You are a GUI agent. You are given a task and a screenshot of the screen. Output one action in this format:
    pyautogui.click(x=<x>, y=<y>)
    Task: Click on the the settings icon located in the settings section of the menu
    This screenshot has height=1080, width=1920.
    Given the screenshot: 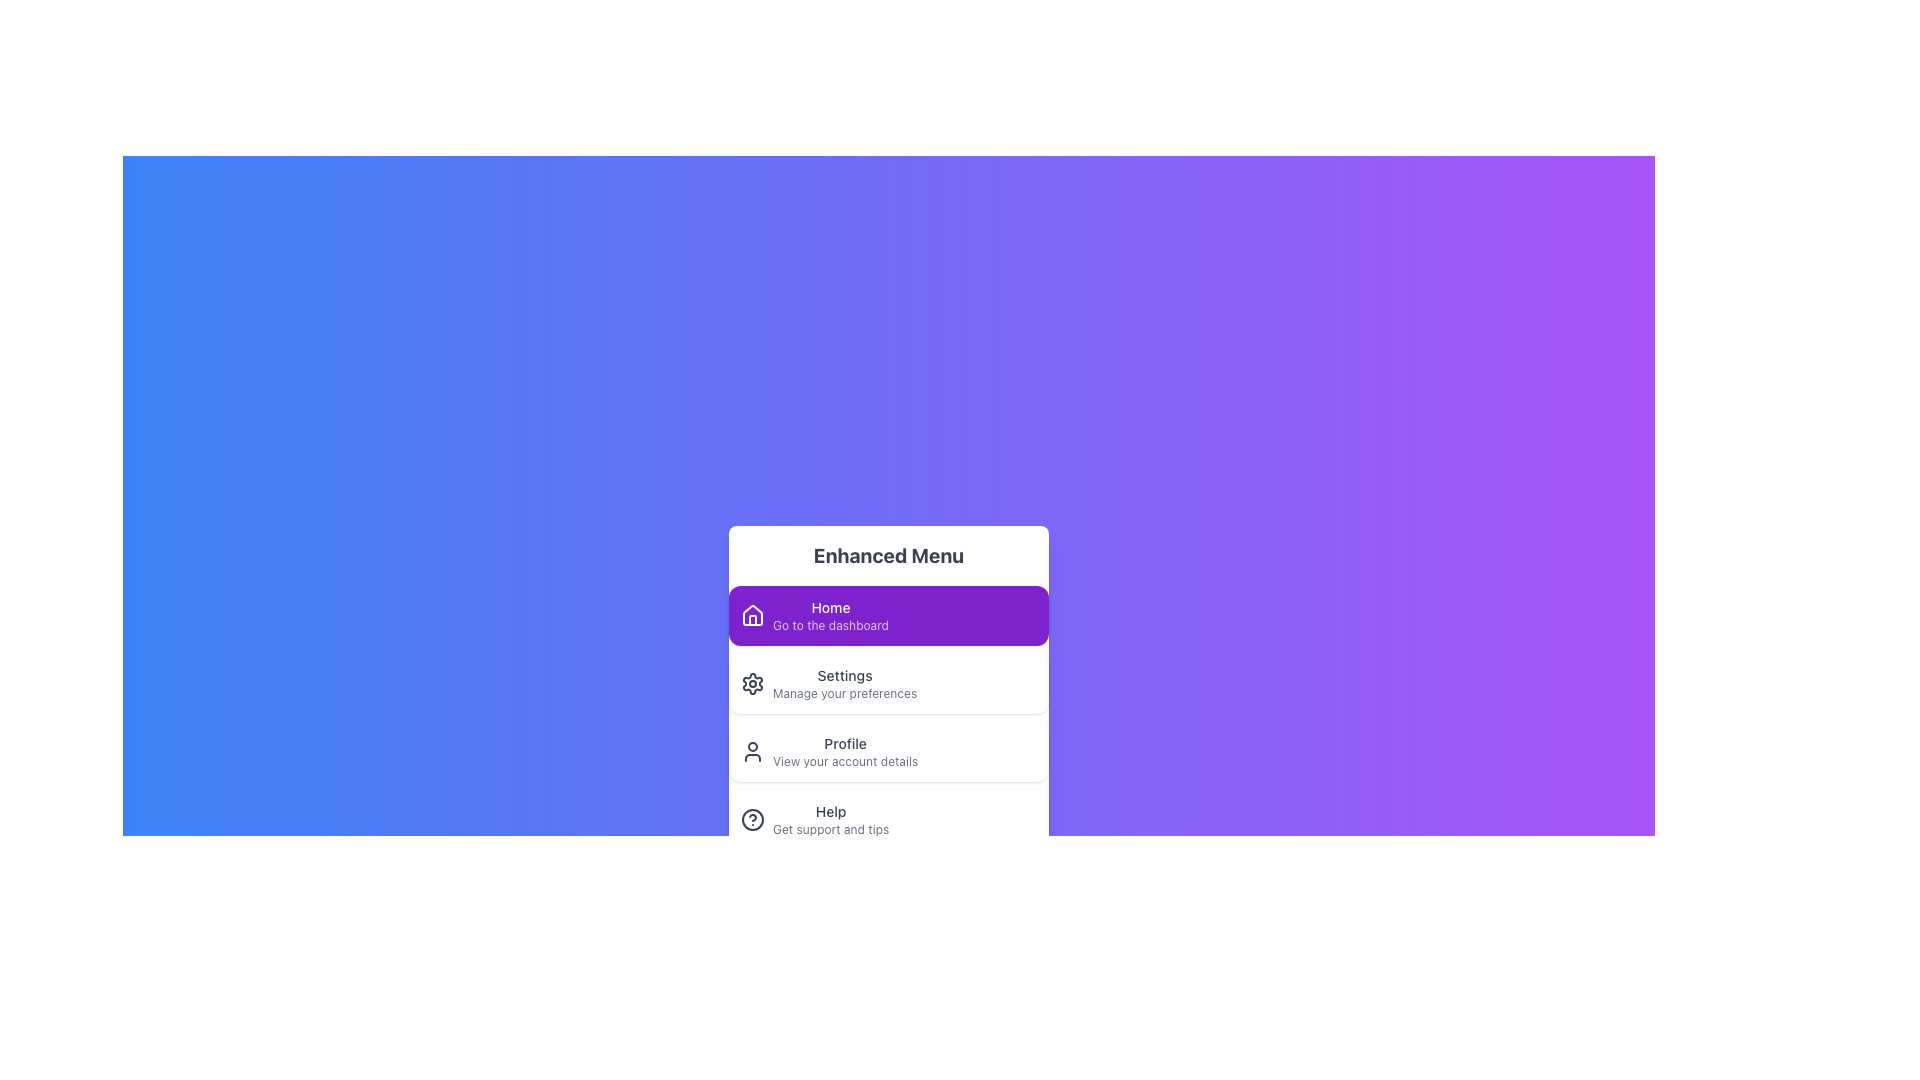 What is the action you would take?
    pyautogui.click(x=752, y=682)
    